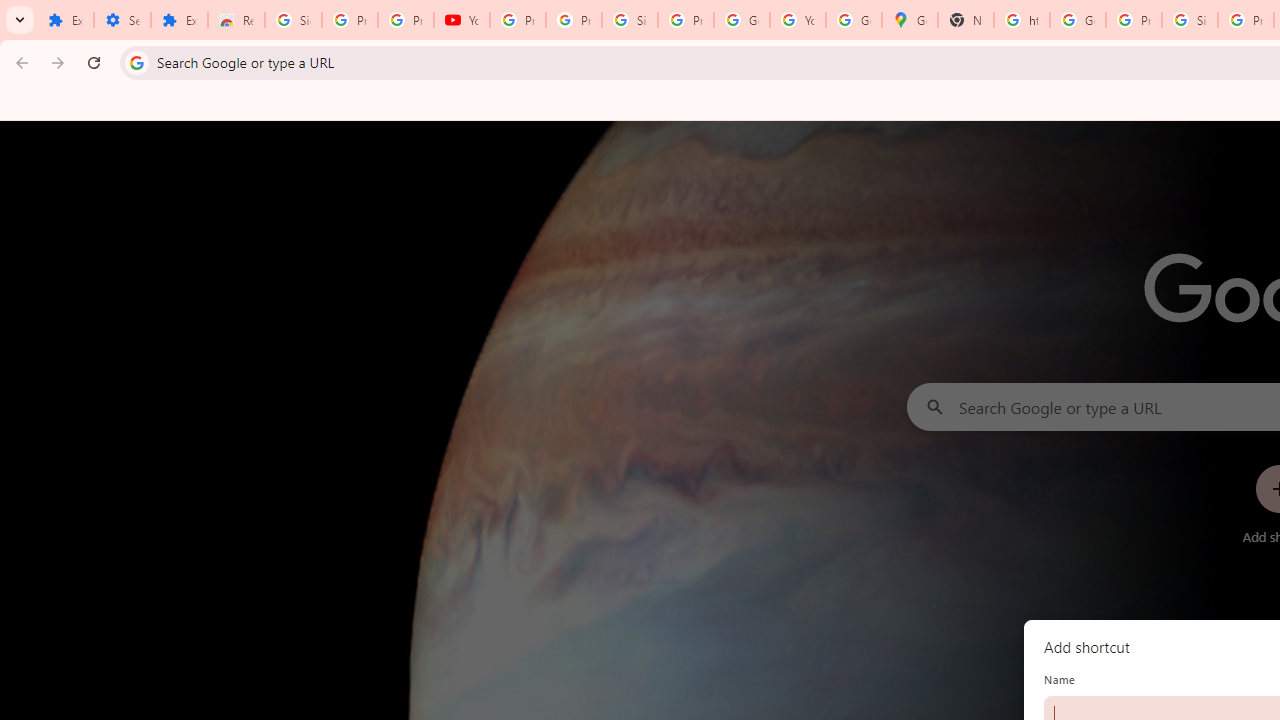 This screenshot has width=1280, height=720. What do you see at coordinates (1022, 20) in the screenshot?
I see `'https://scholar.google.com/'` at bounding box center [1022, 20].